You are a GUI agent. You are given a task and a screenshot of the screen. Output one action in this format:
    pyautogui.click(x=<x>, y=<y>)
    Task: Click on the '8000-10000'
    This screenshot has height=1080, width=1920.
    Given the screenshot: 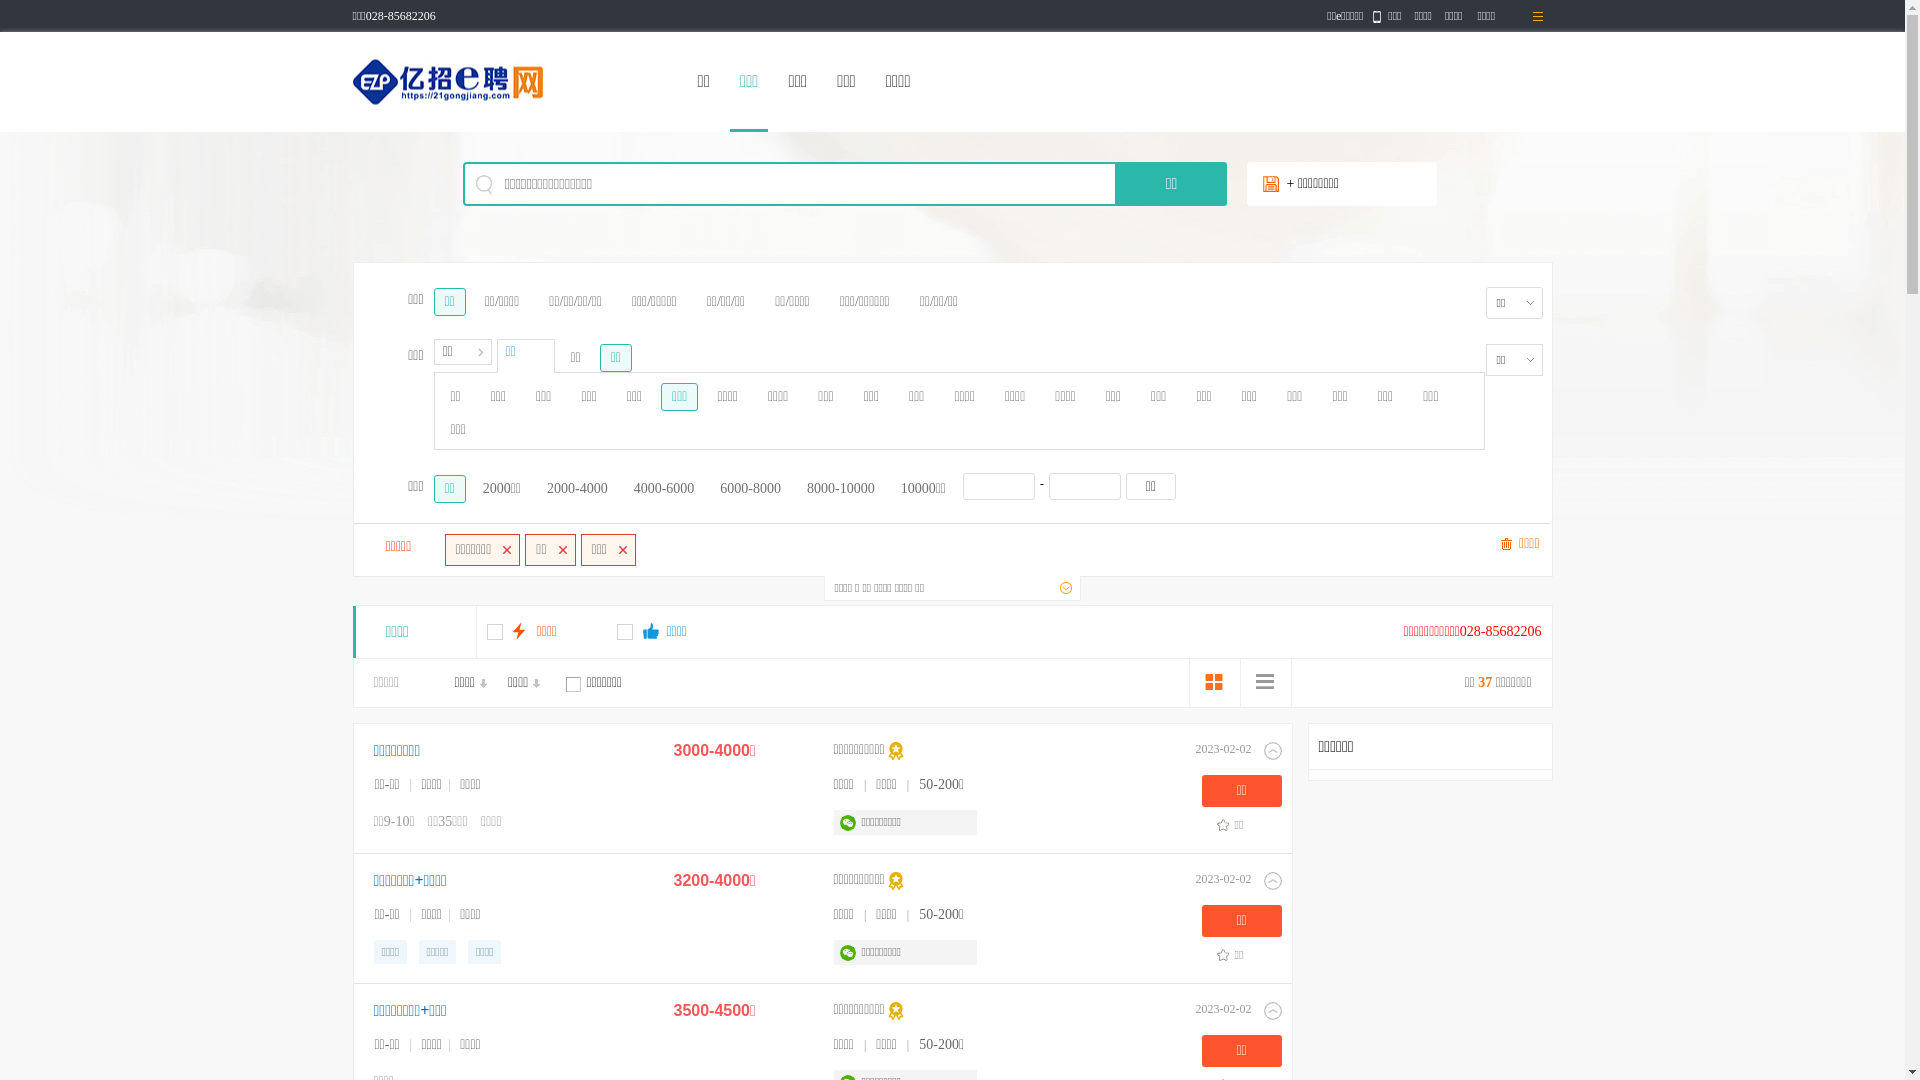 What is the action you would take?
    pyautogui.click(x=840, y=489)
    